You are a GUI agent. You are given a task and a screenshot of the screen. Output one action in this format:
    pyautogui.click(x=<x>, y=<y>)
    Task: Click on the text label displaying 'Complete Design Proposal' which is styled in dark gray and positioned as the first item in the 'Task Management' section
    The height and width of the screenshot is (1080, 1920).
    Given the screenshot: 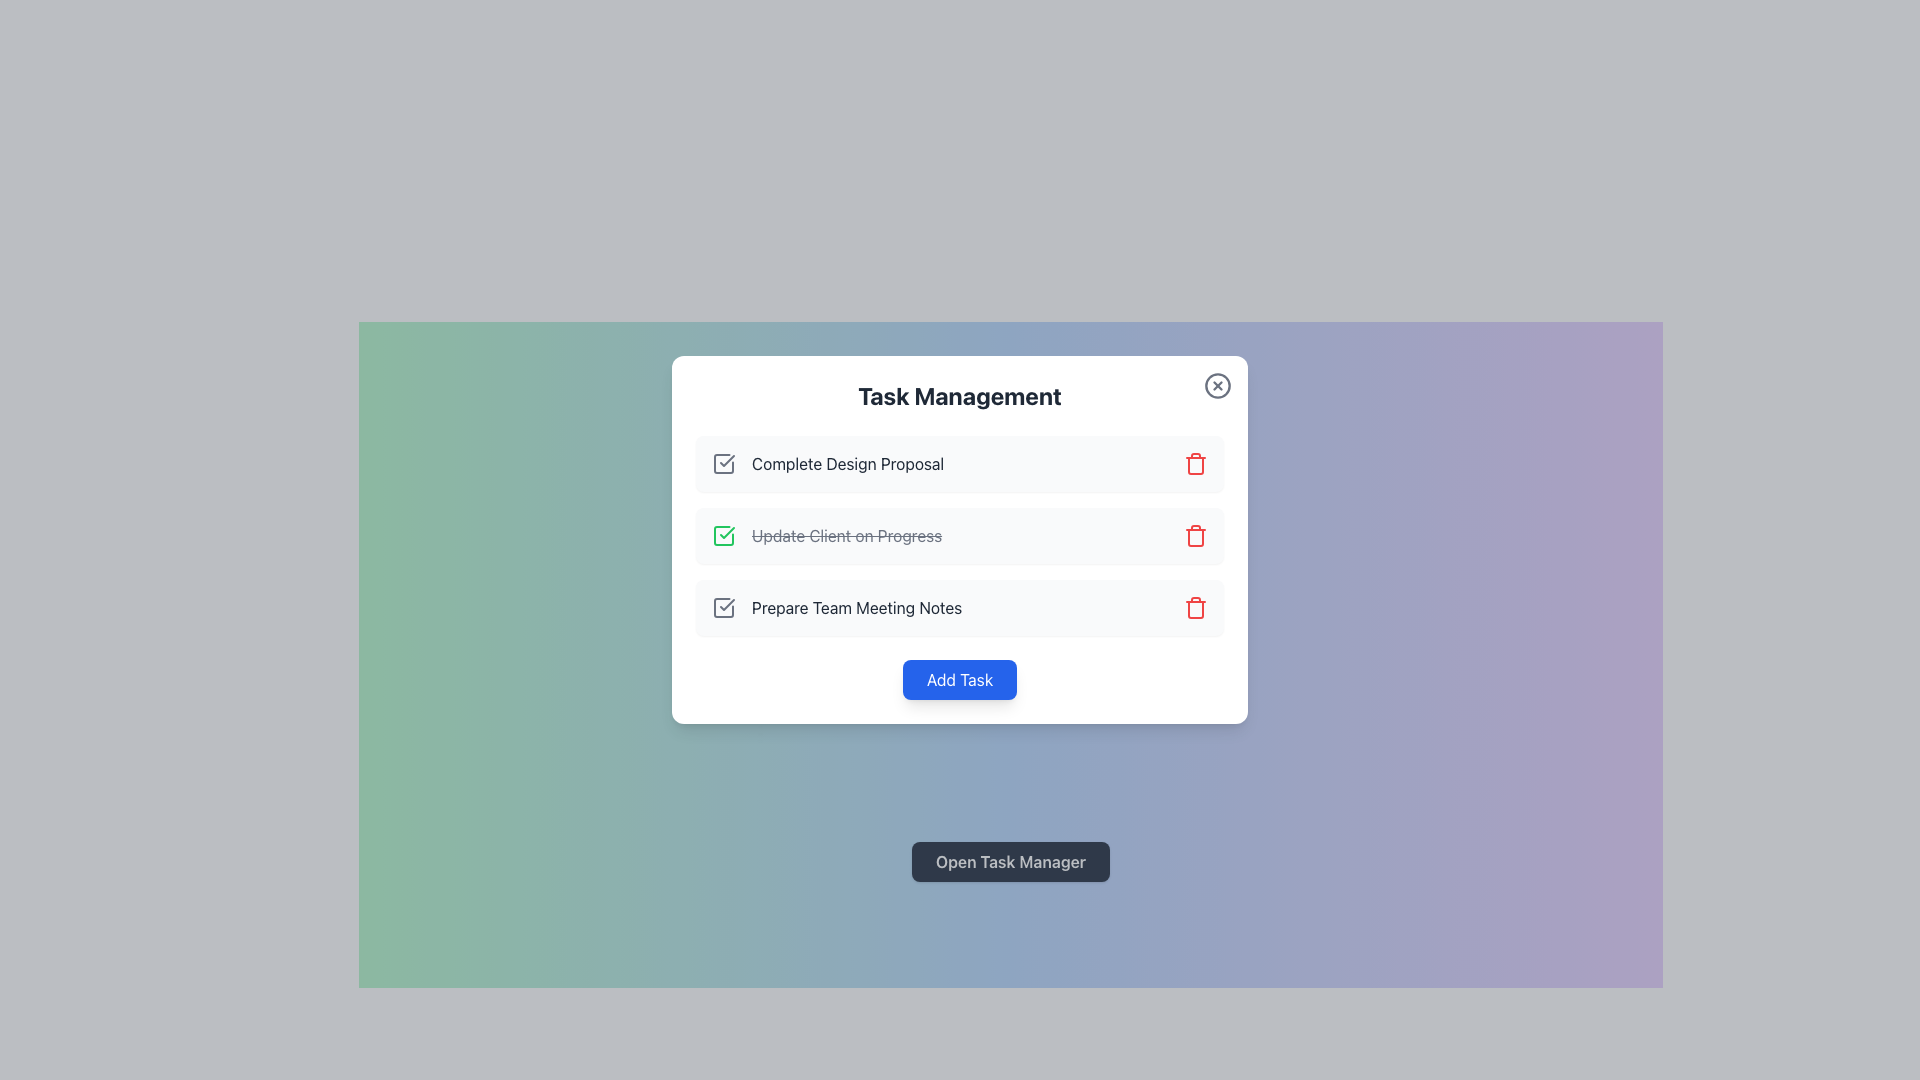 What is the action you would take?
    pyautogui.click(x=848, y=463)
    